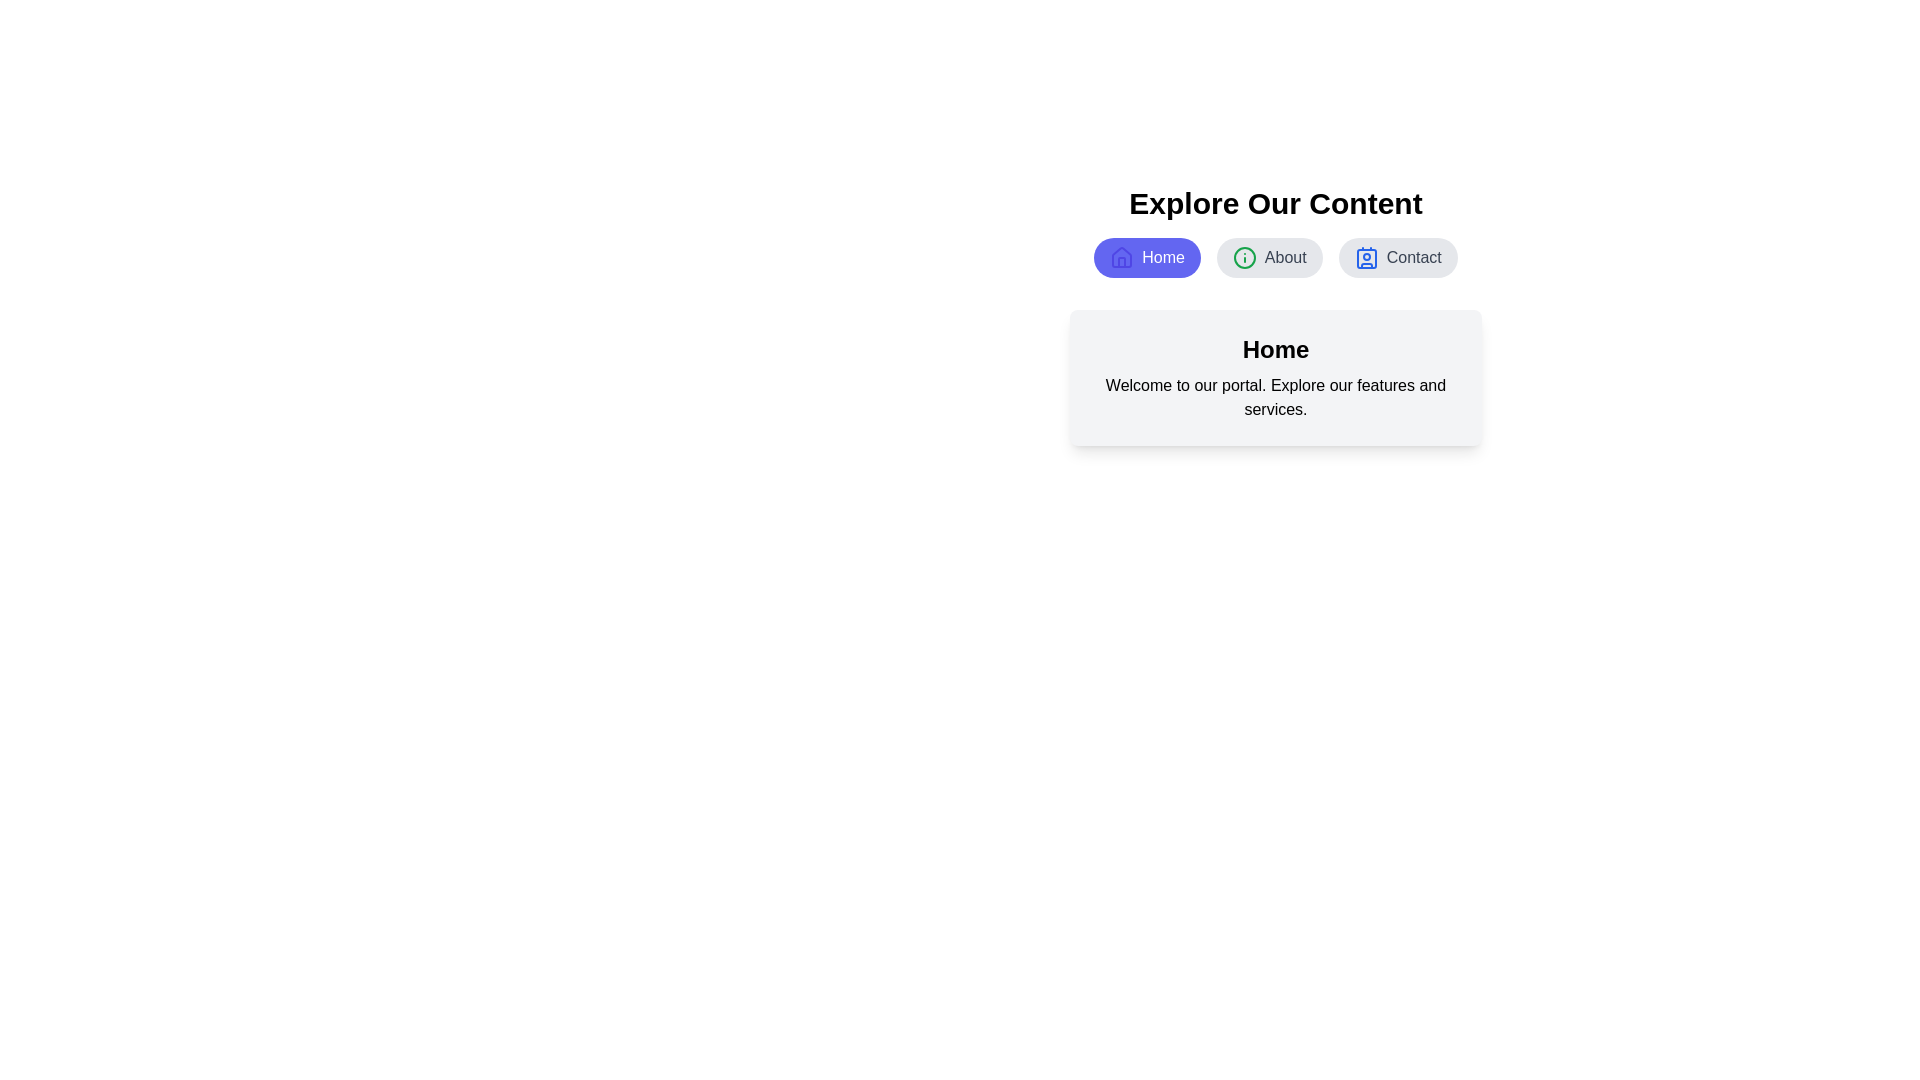  Describe the element at coordinates (1268, 257) in the screenshot. I see `the About tab by clicking its button` at that location.